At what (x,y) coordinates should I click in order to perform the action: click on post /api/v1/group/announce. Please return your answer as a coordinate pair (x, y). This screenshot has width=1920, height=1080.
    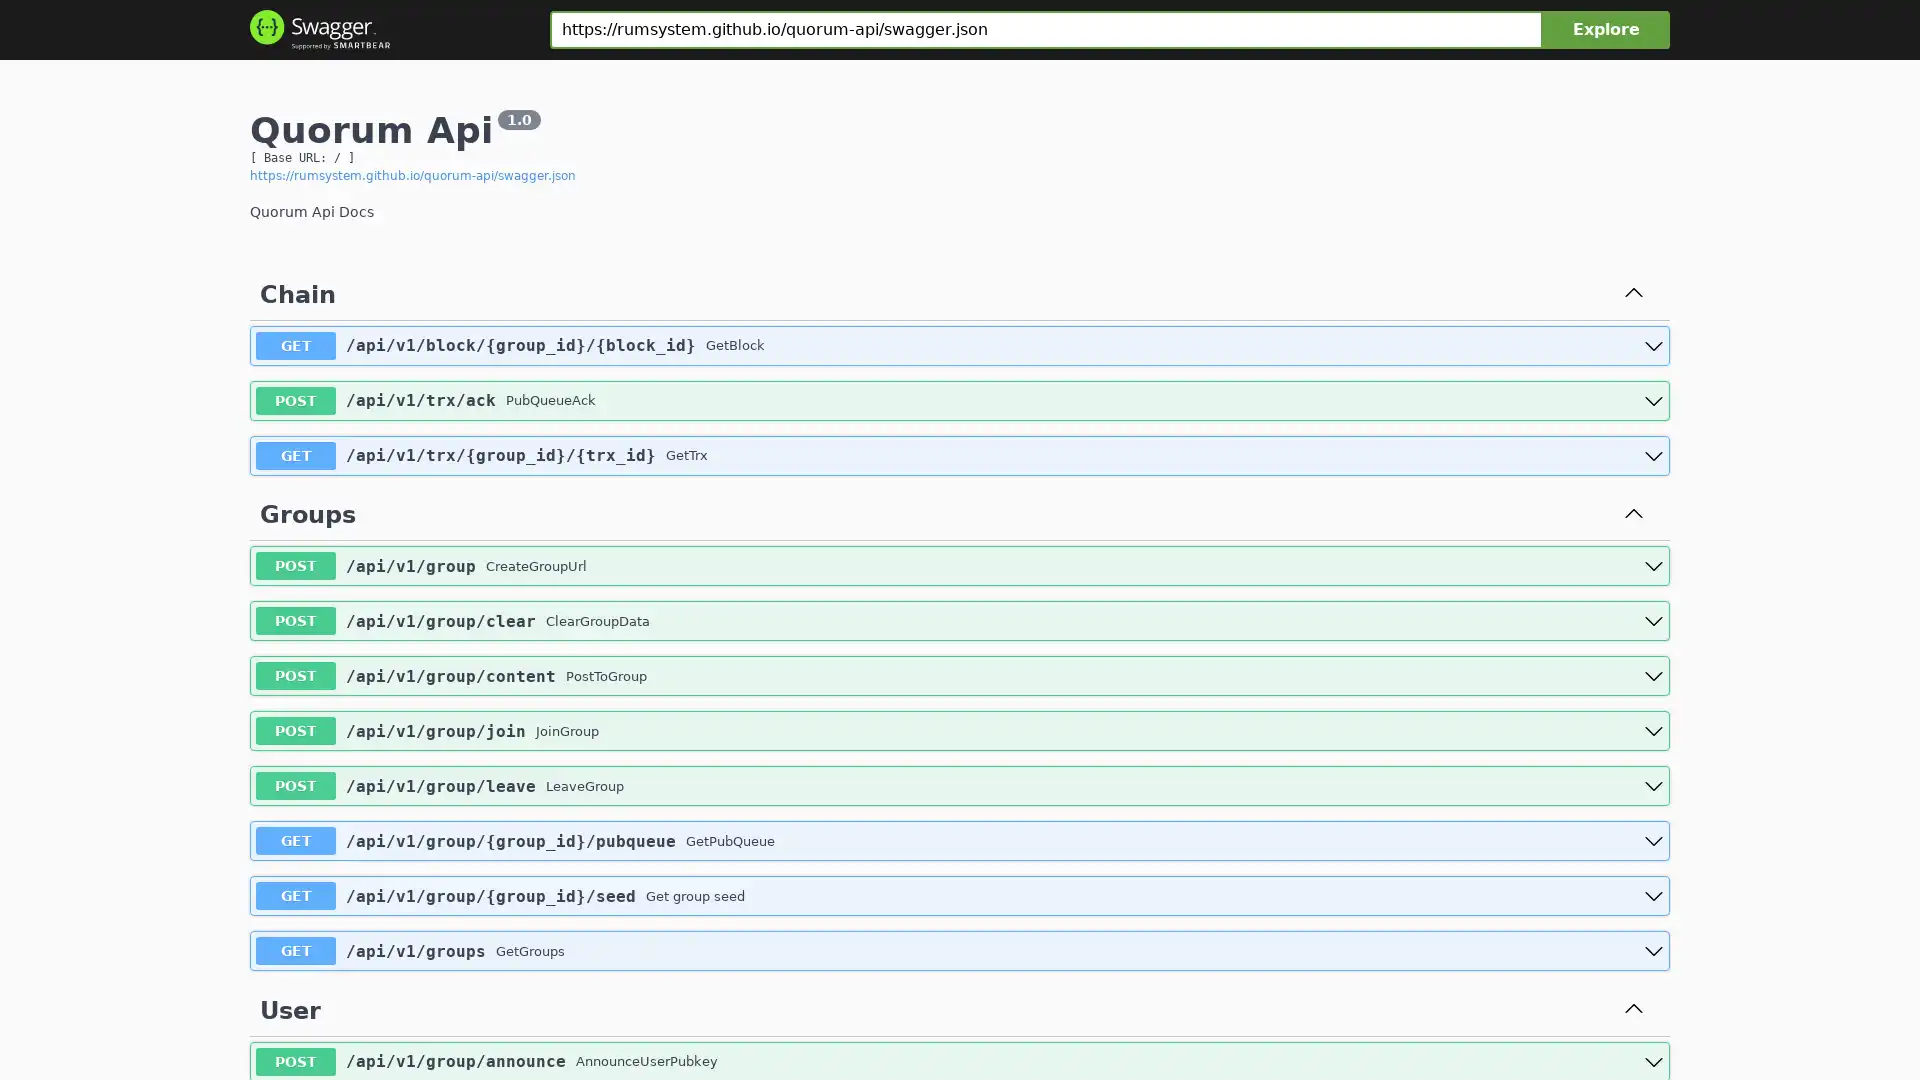
    Looking at the image, I should click on (960, 1059).